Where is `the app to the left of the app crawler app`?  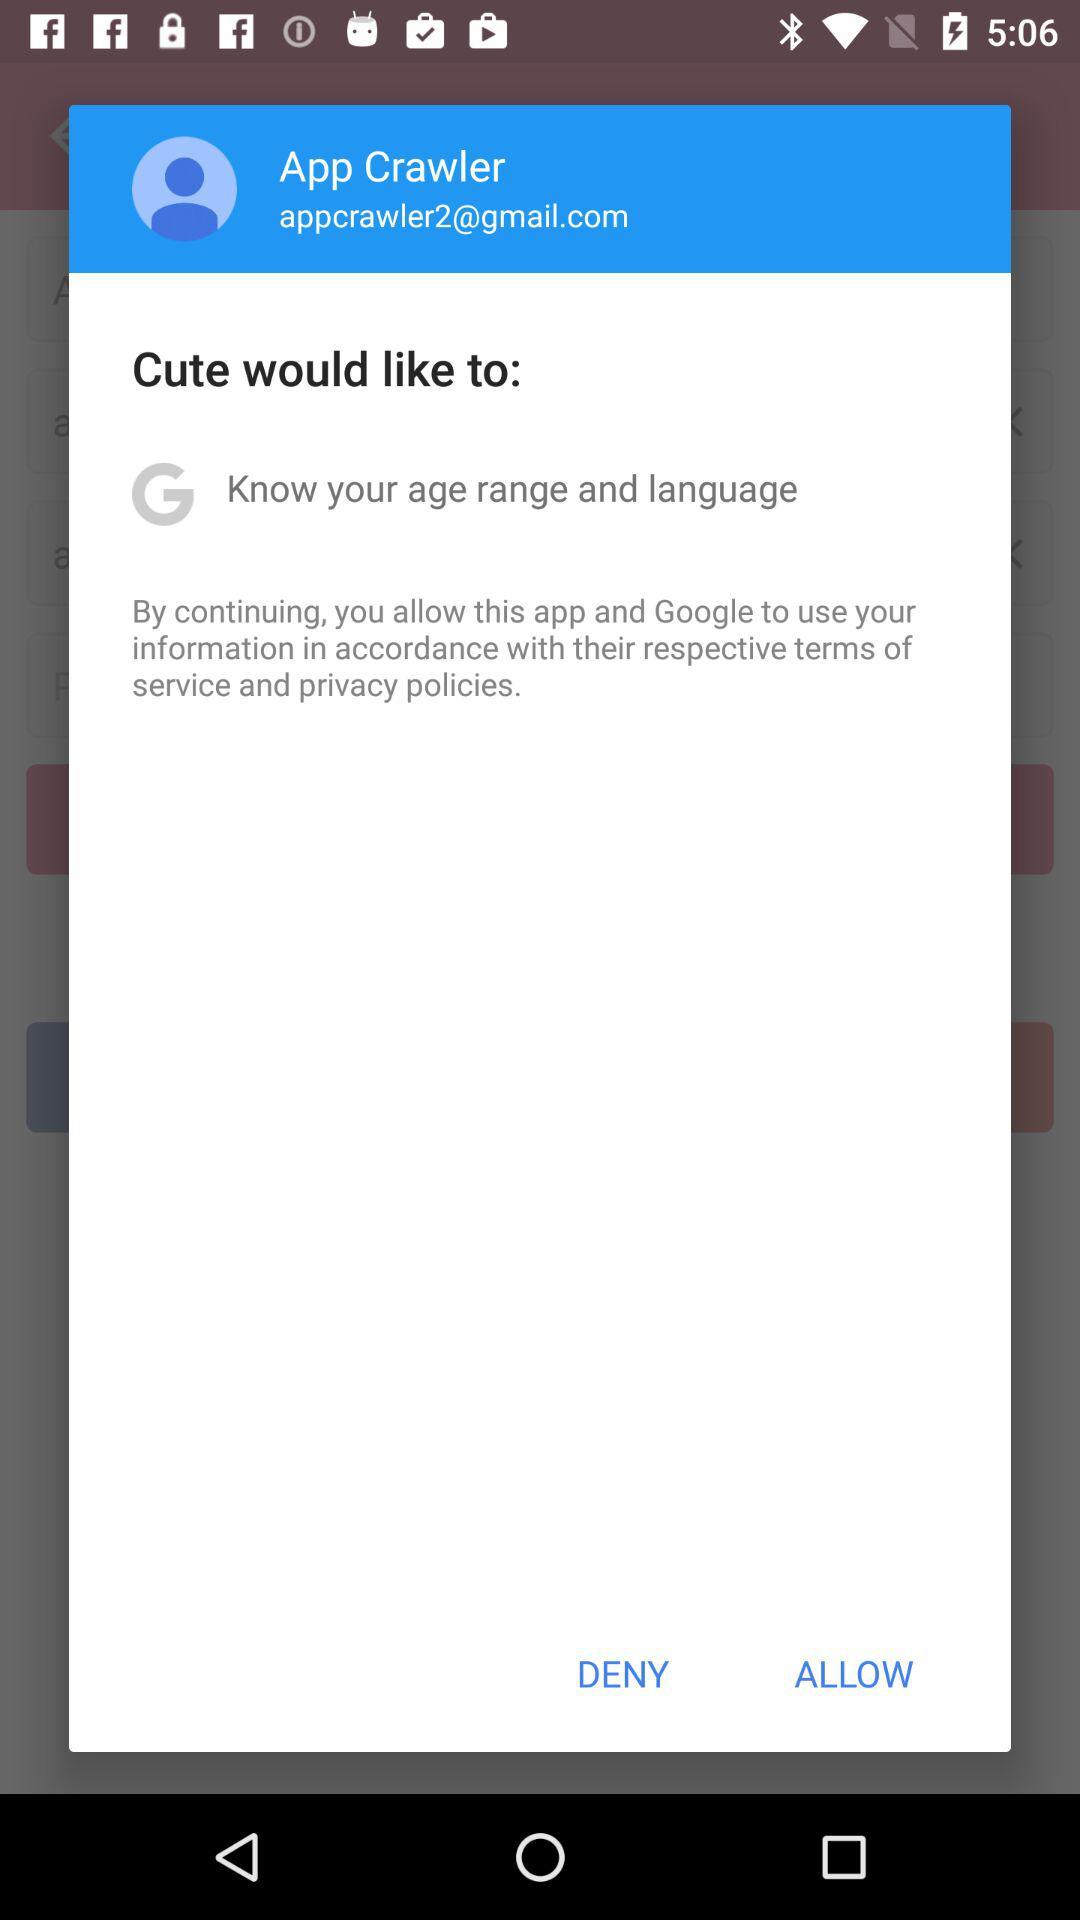 the app to the left of the app crawler app is located at coordinates (184, 188).